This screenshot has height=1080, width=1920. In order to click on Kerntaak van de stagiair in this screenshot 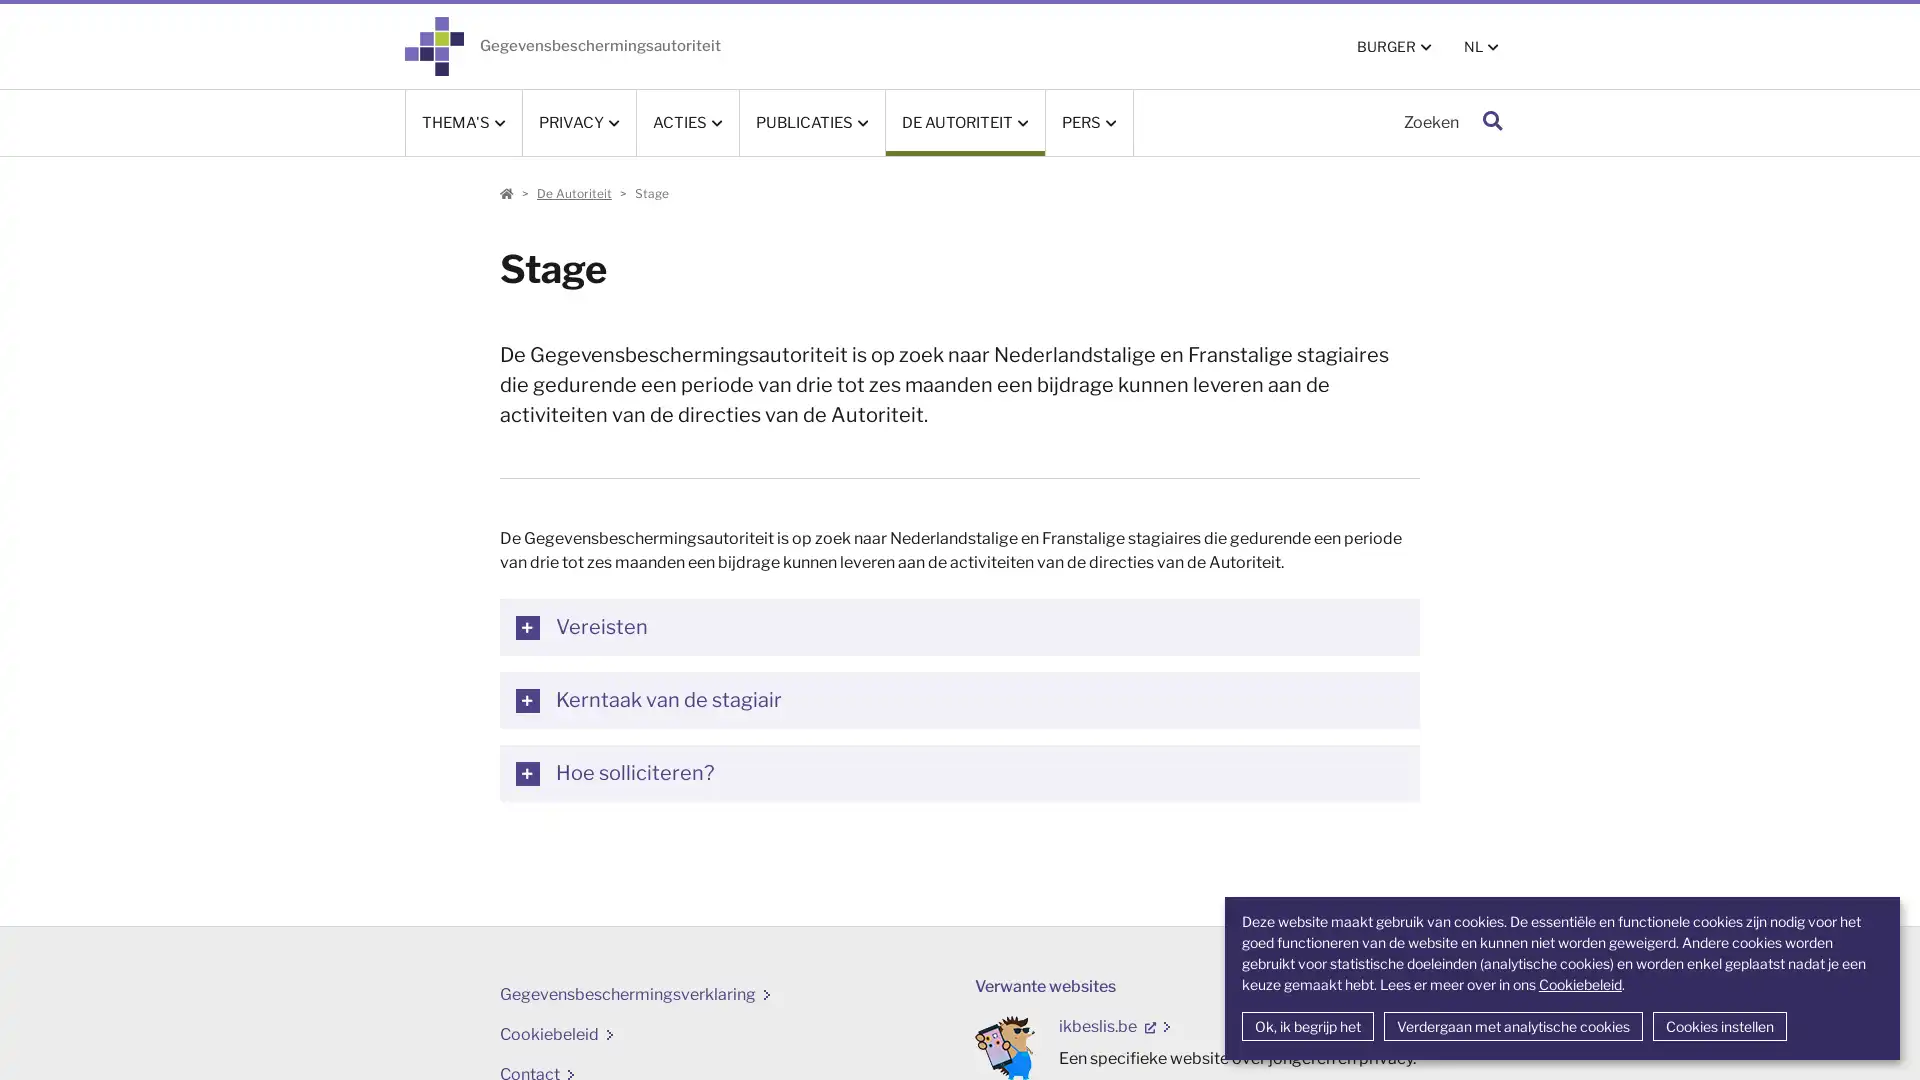, I will do `click(958, 699)`.